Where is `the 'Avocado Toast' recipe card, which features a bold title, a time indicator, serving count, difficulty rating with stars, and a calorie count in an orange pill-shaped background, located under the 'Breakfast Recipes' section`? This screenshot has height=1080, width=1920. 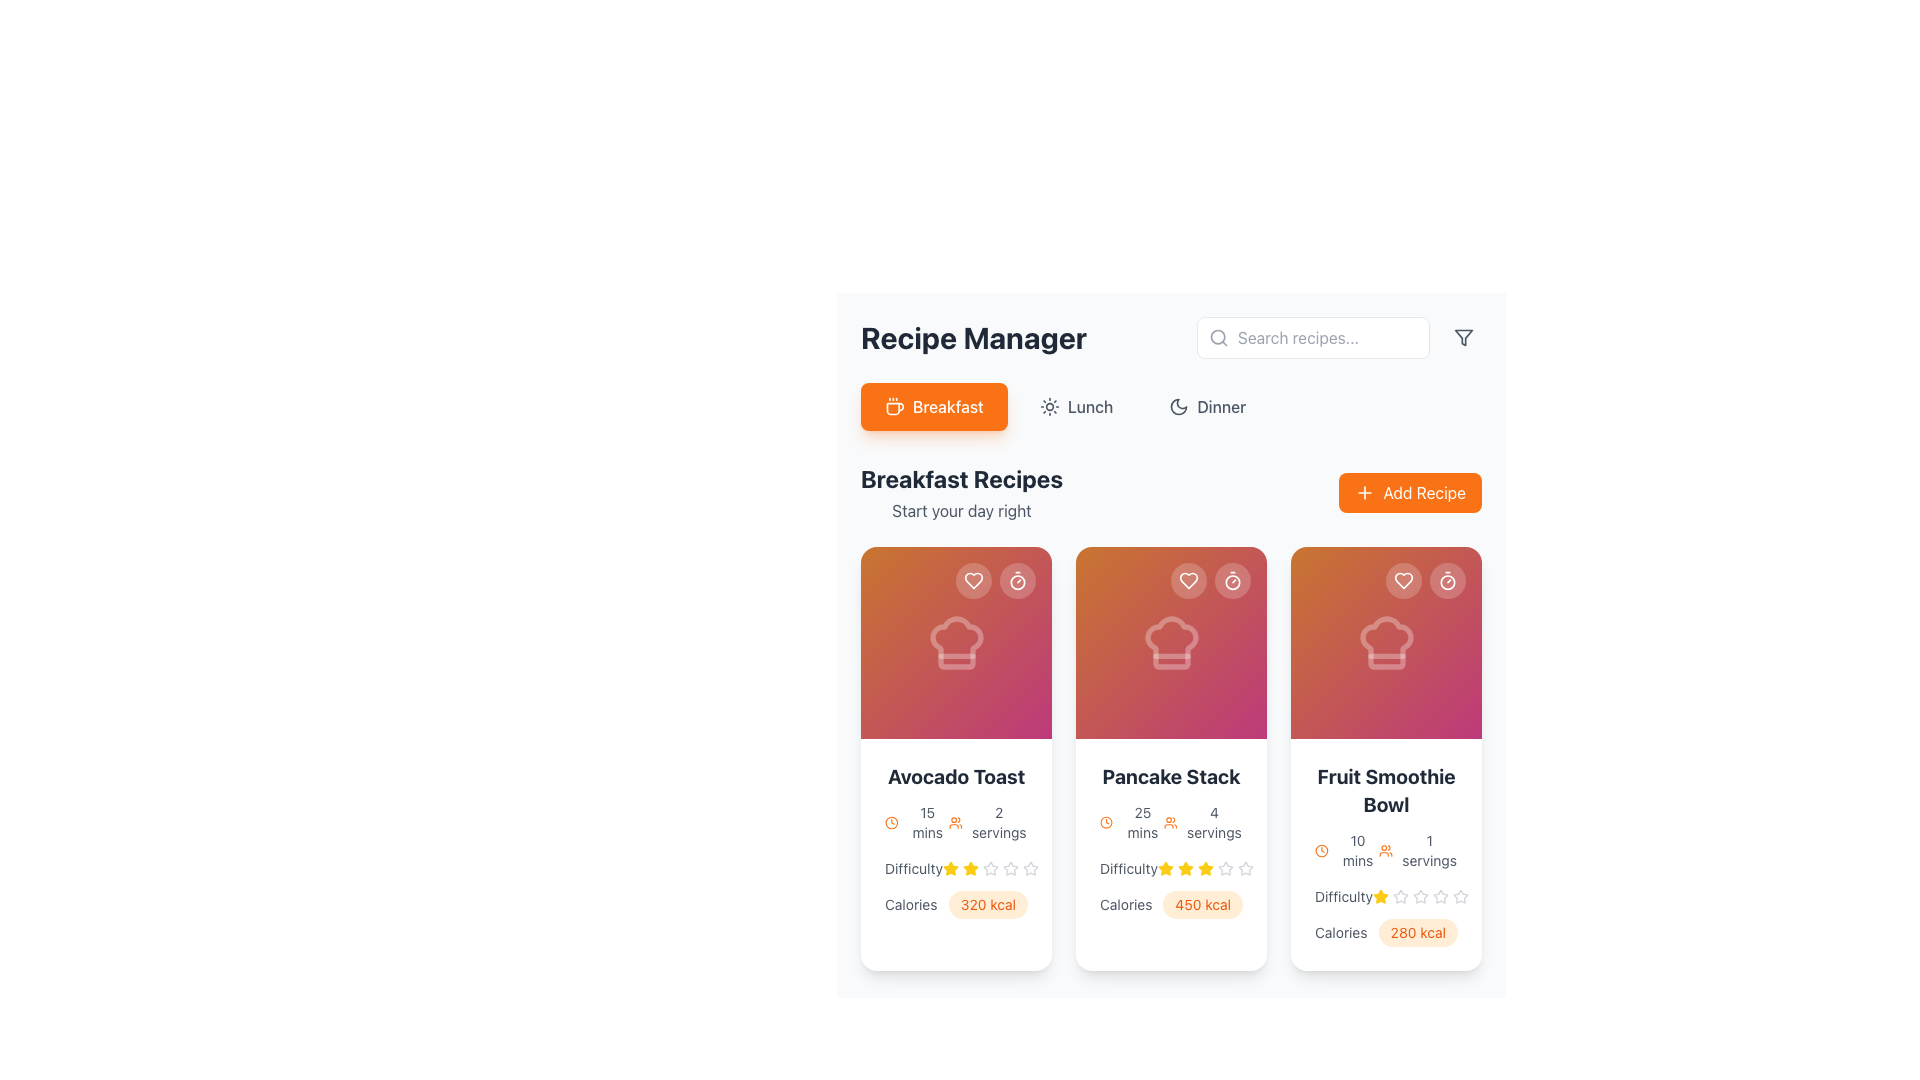
the 'Avocado Toast' recipe card, which features a bold title, a time indicator, serving count, difficulty rating with stars, and a calorie count in an orange pill-shaped background, located under the 'Breakfast Recipes' section is located at coordinates (955, 840).